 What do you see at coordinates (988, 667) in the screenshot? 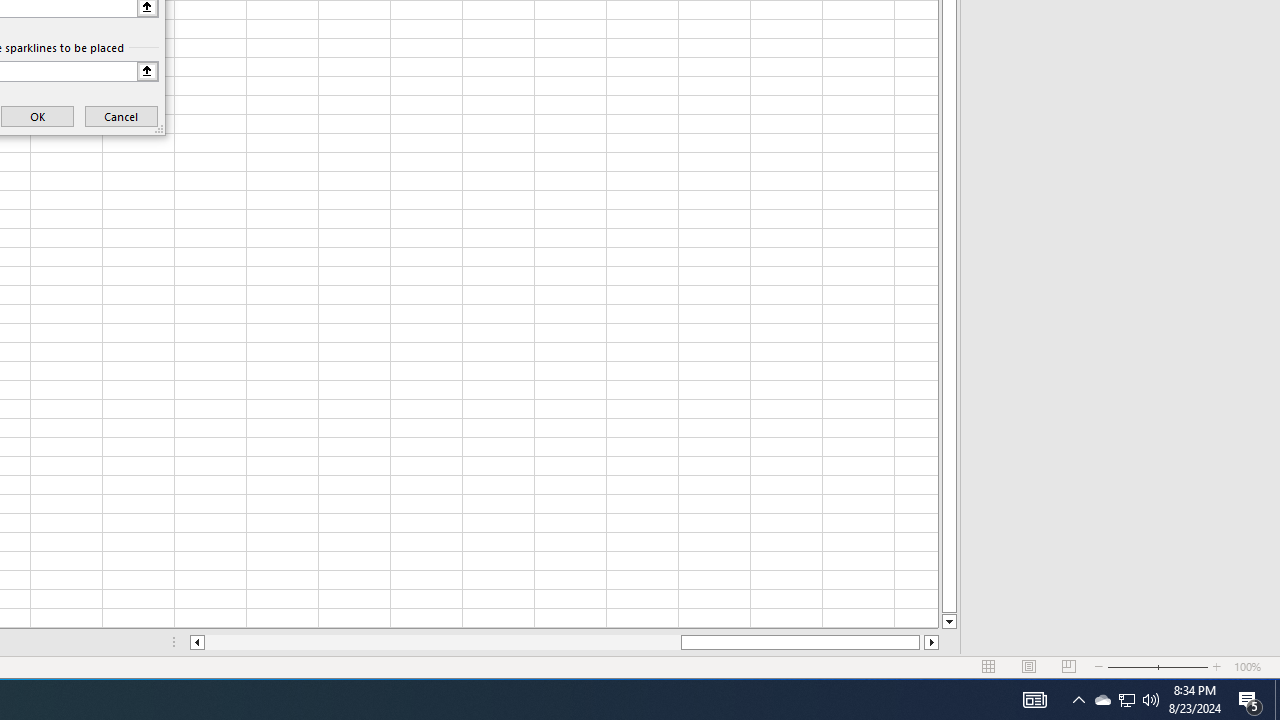
I see `'Normal'` at bounding box center [988, 667].